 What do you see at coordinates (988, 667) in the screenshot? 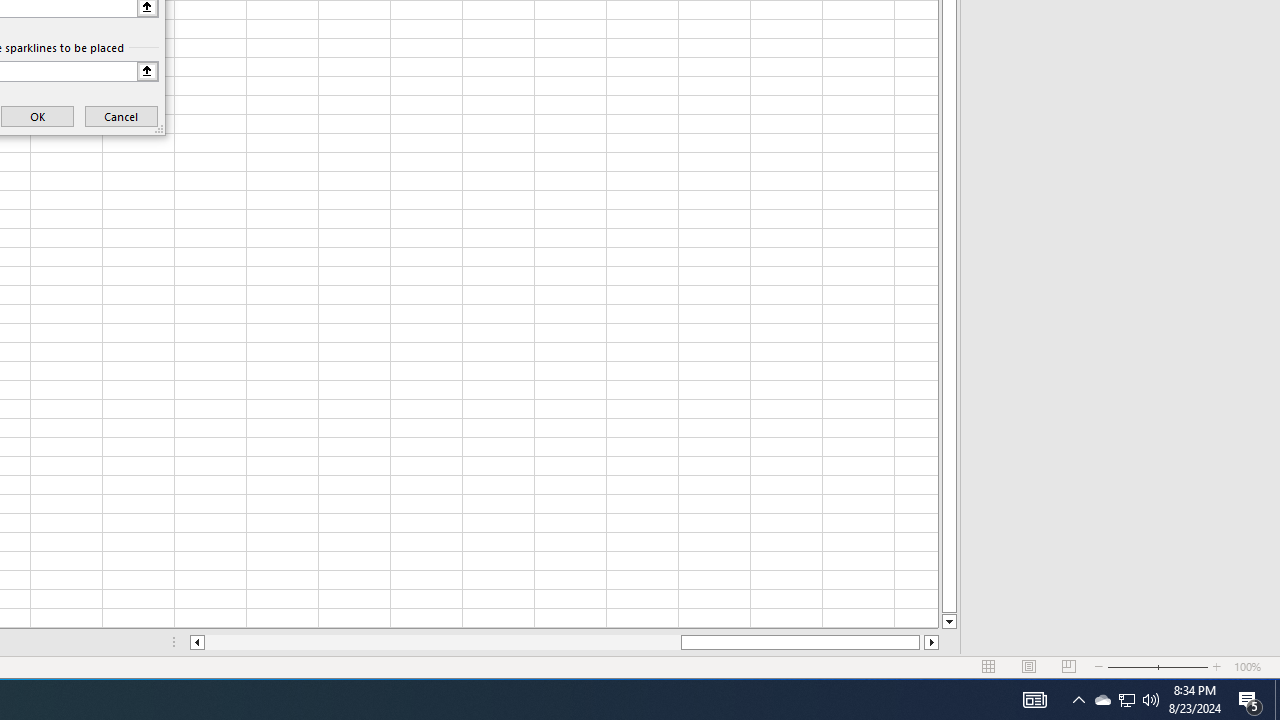
I see `'Normal'` at bounding box center [988, 667].